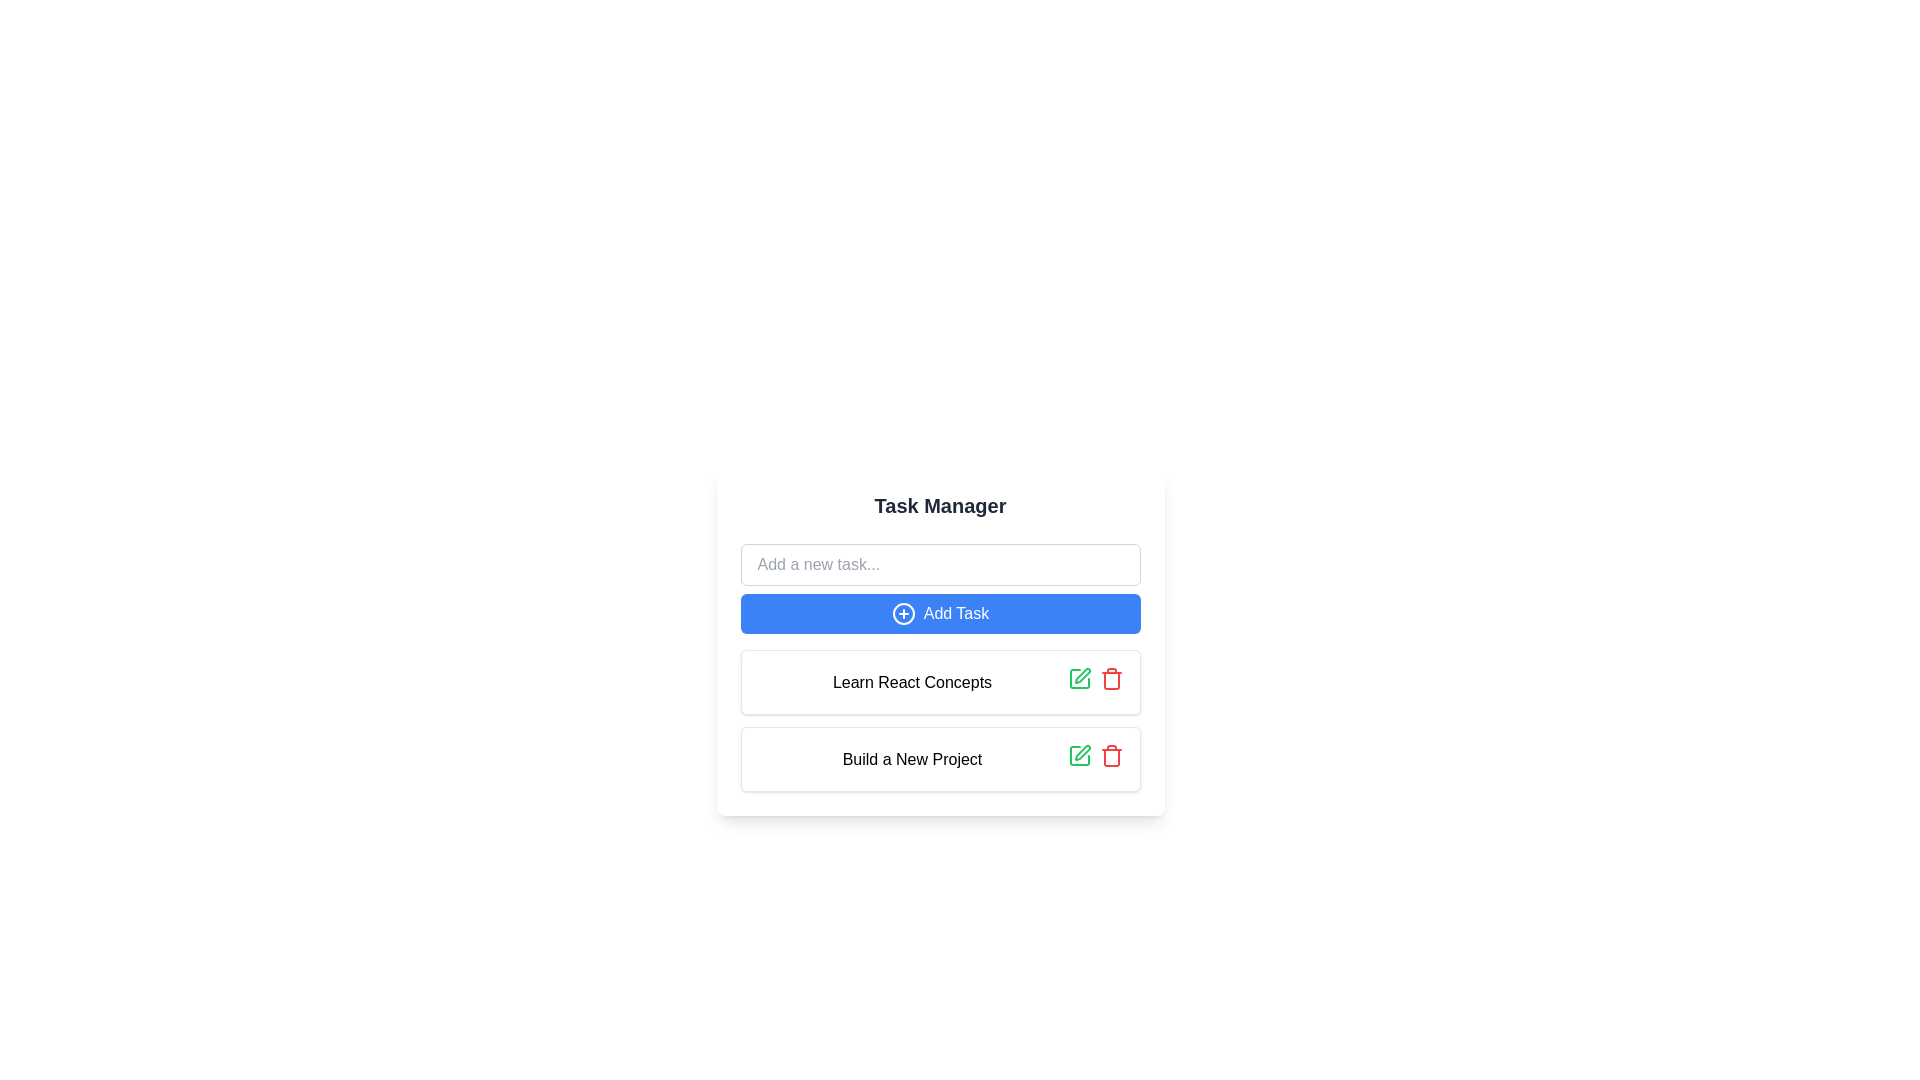 This screenshot has height=1080, width=1920. I want to click on the editing tool icon located in the second row of the task list, next to the 'Build a New Project' label, so click(1081, 752).